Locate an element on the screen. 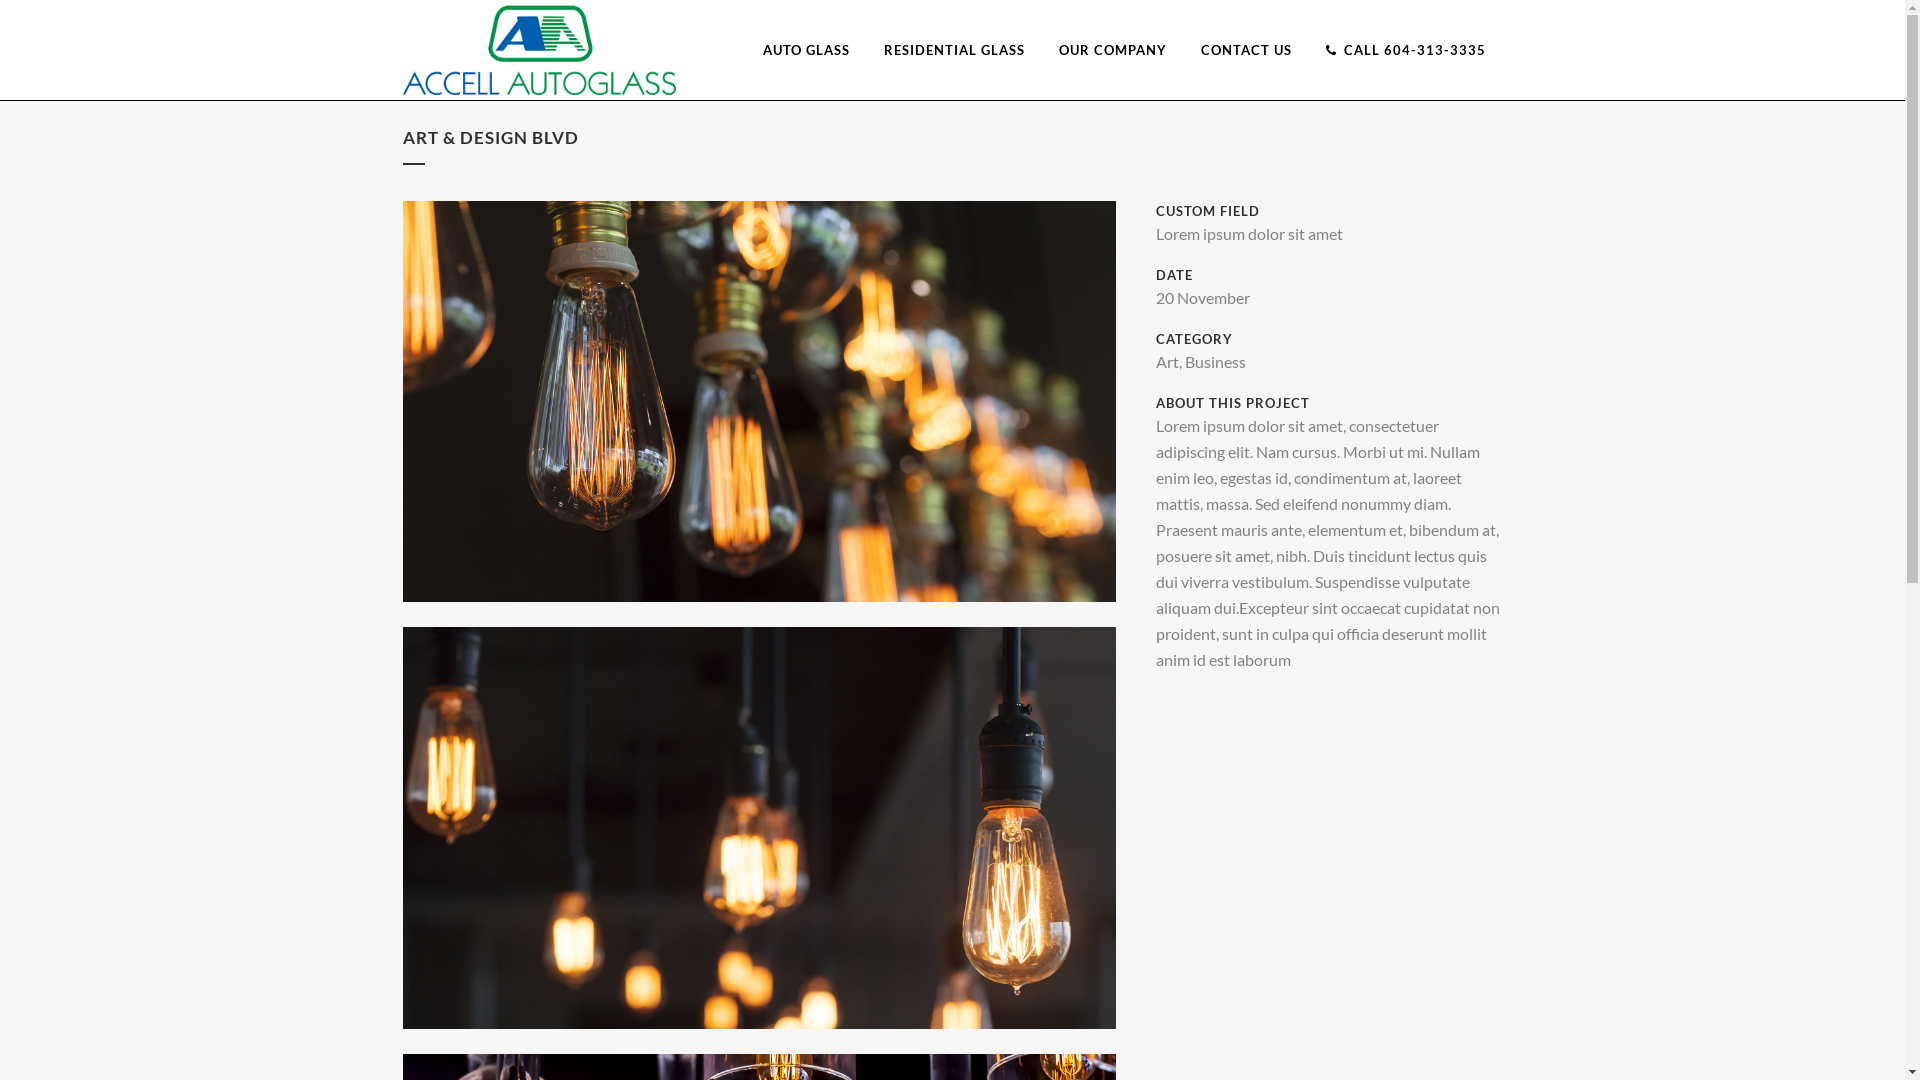 The width and height of the screenshot is (1920, 1080). 'CONTACT US' is located at coordinates (1245, 49).